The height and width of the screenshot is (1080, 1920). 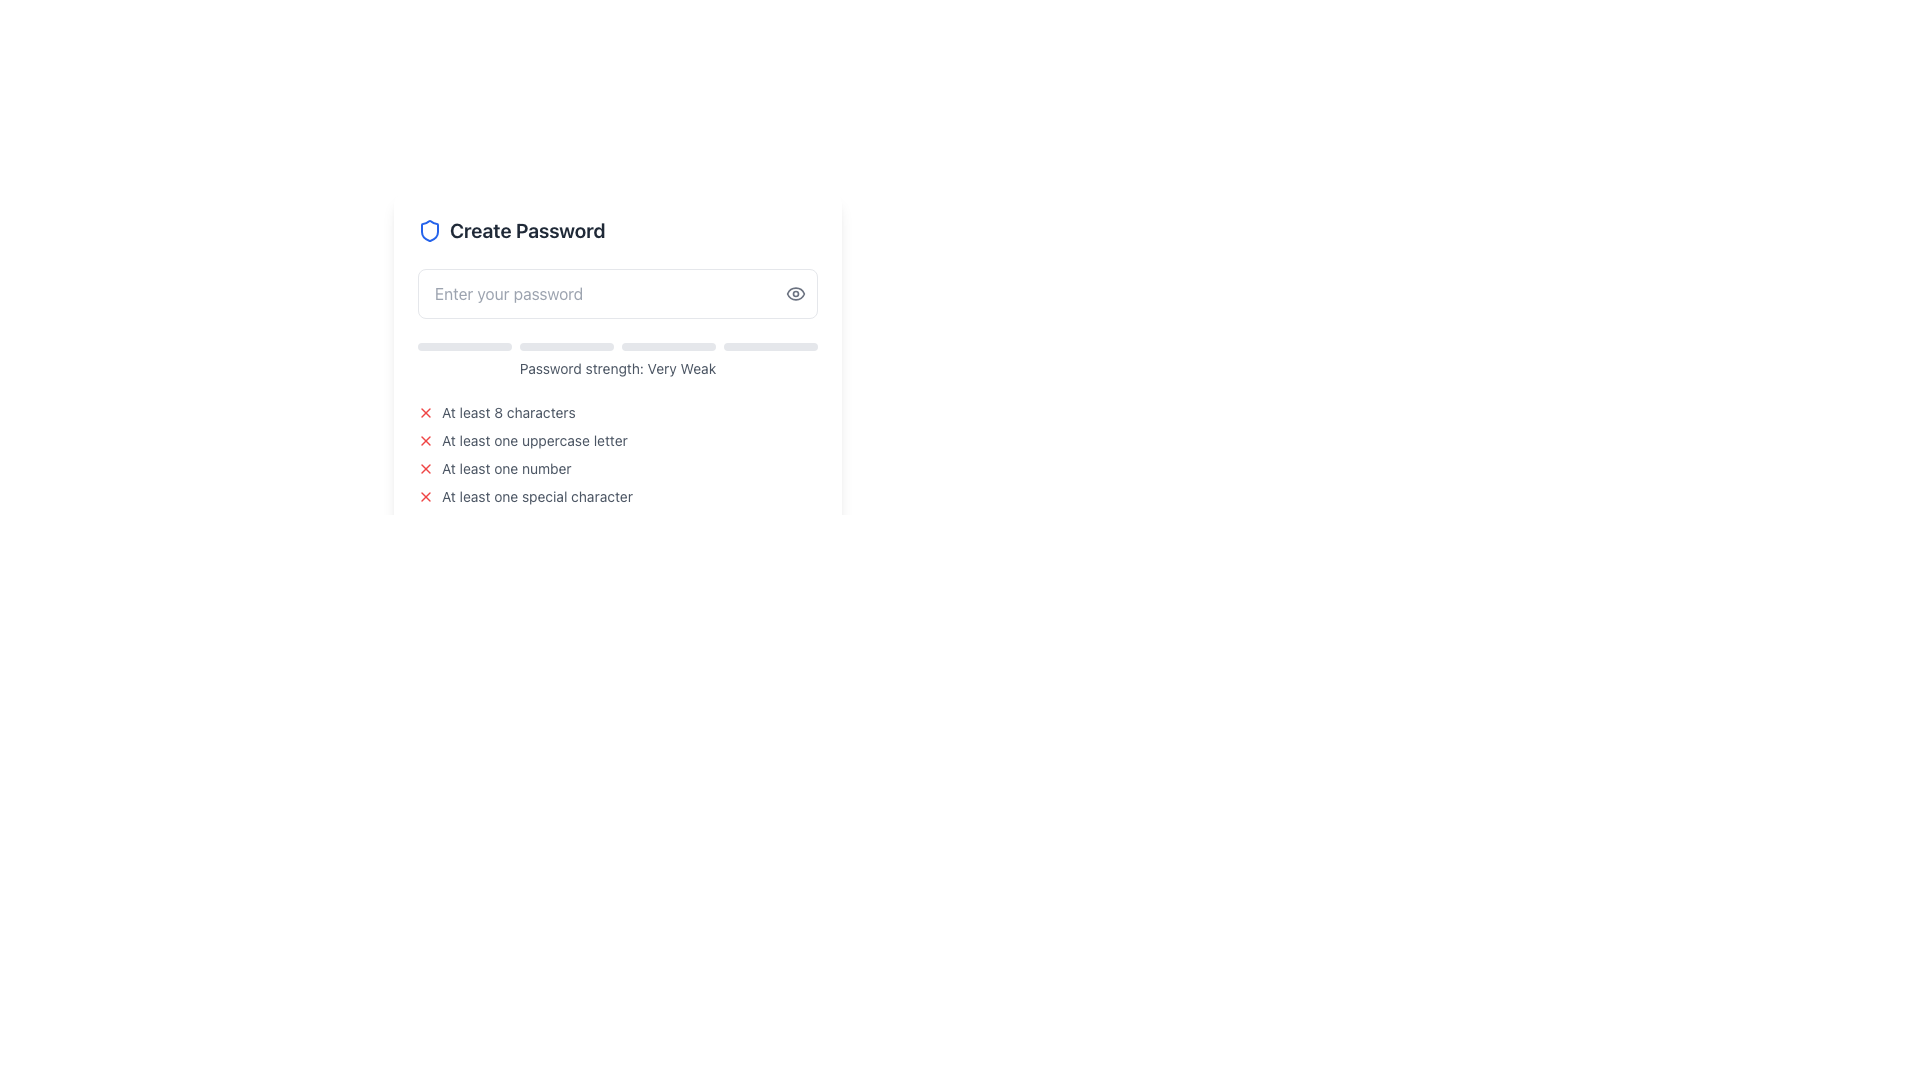 I want to click on the shield-like icon that symbolizes protection, located to the left of the 'Create Password' text, so click(x=429, y=230).